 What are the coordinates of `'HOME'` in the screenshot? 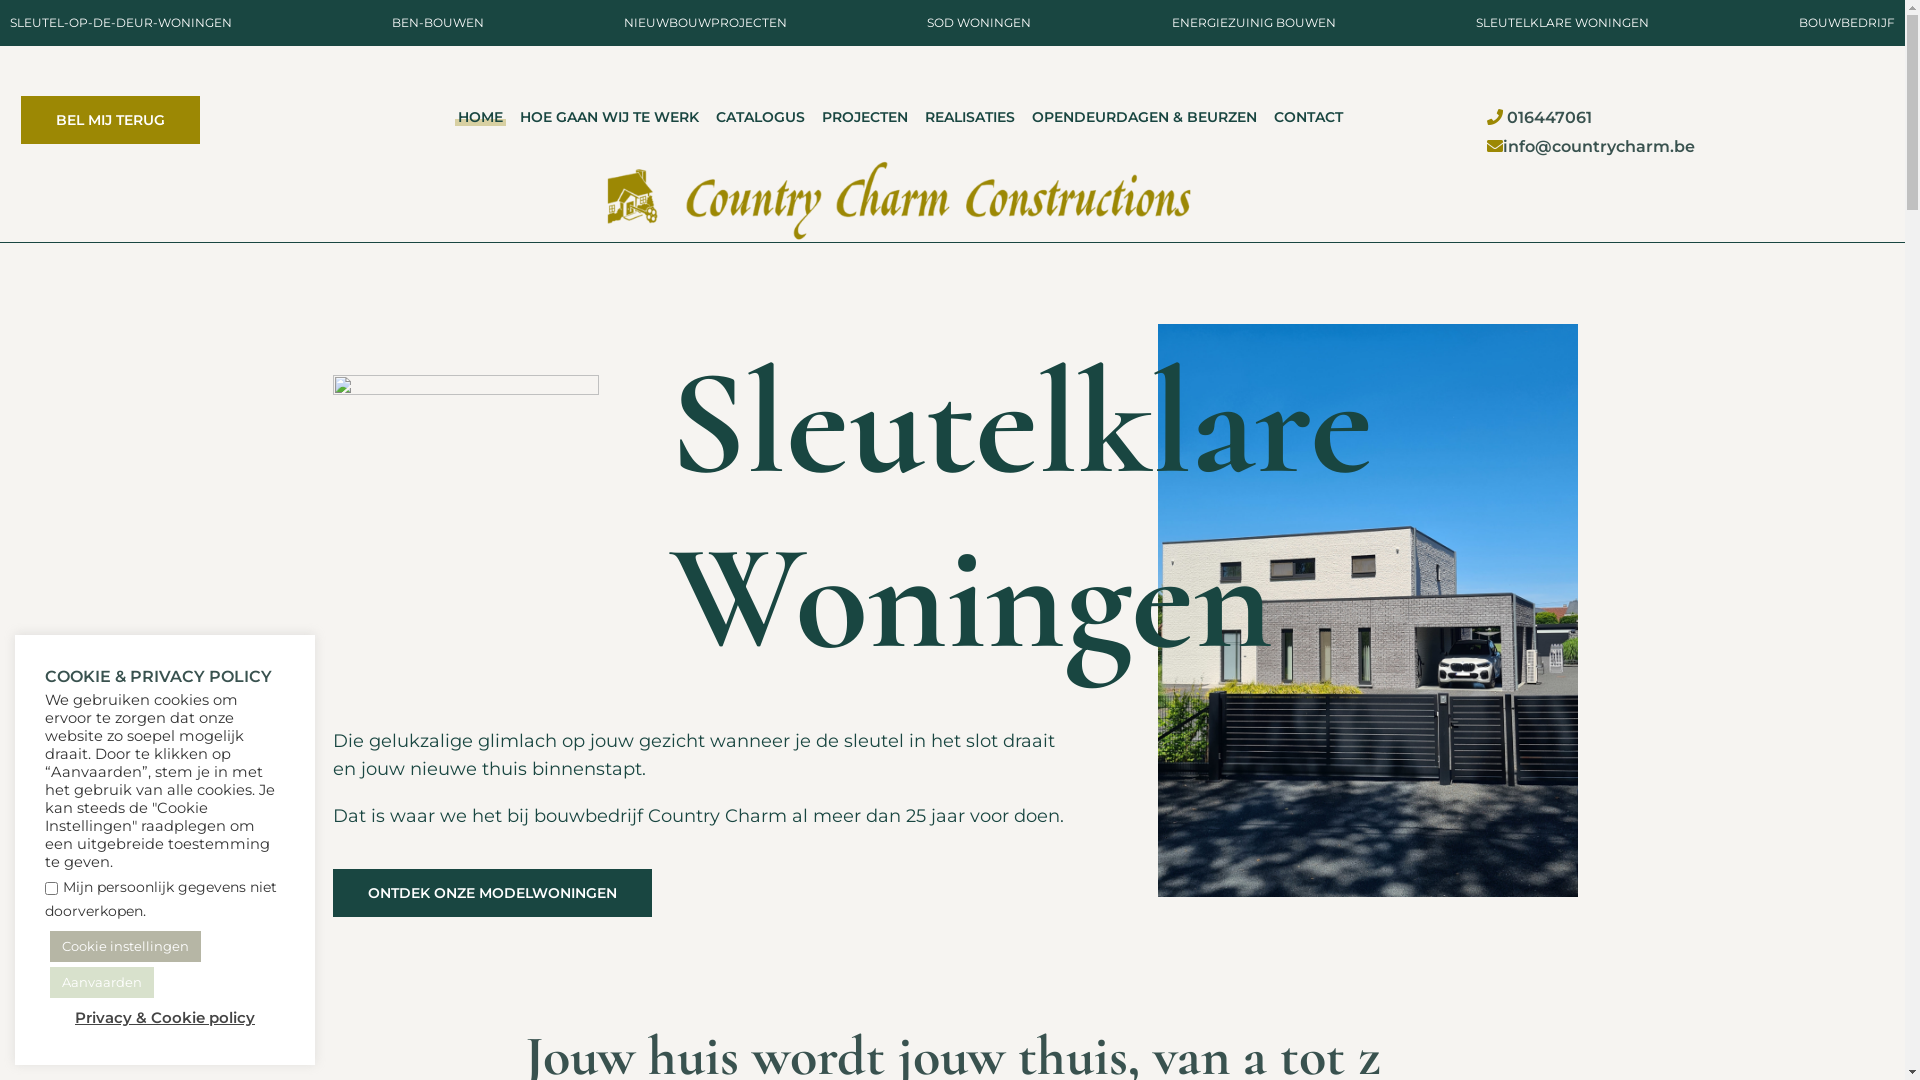 It's located at (480, 117).